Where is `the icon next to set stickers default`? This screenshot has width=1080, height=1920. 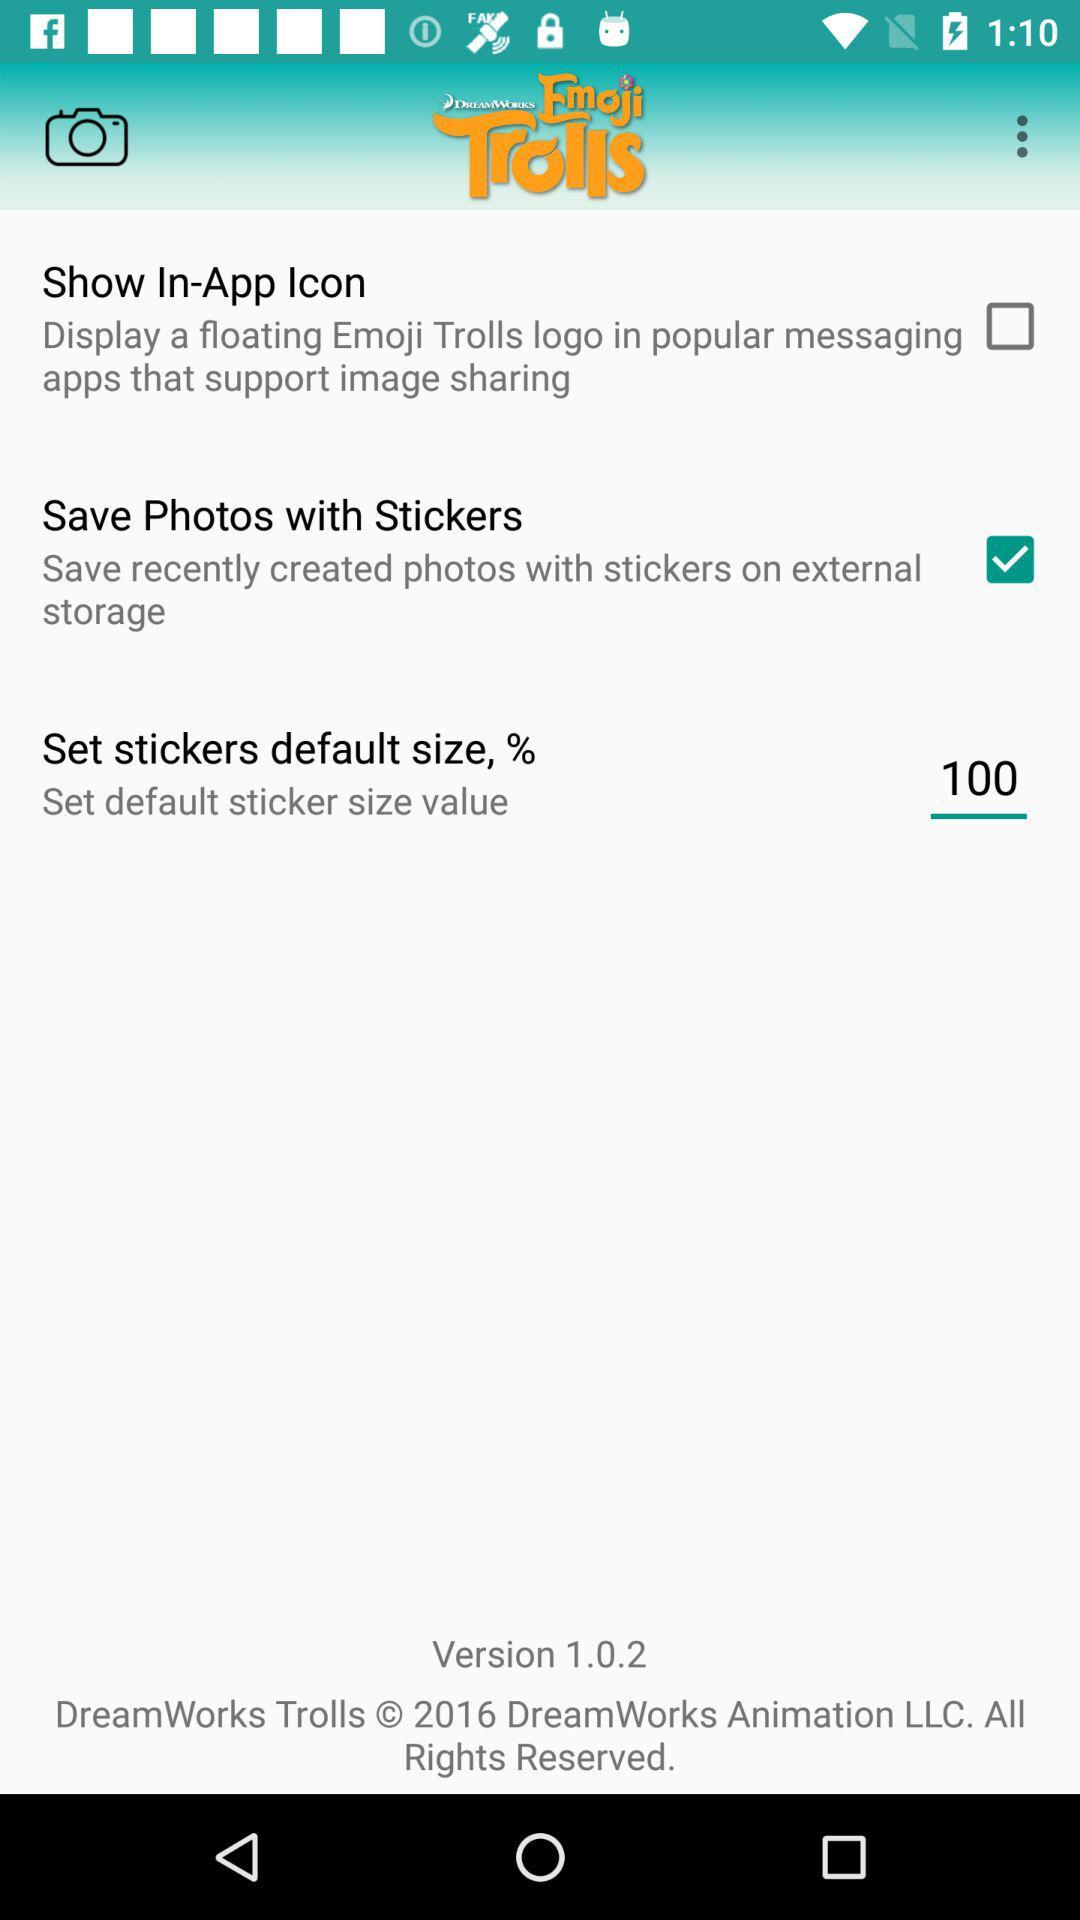 the icon next to set stickers default is located at coordinates (977, 776).